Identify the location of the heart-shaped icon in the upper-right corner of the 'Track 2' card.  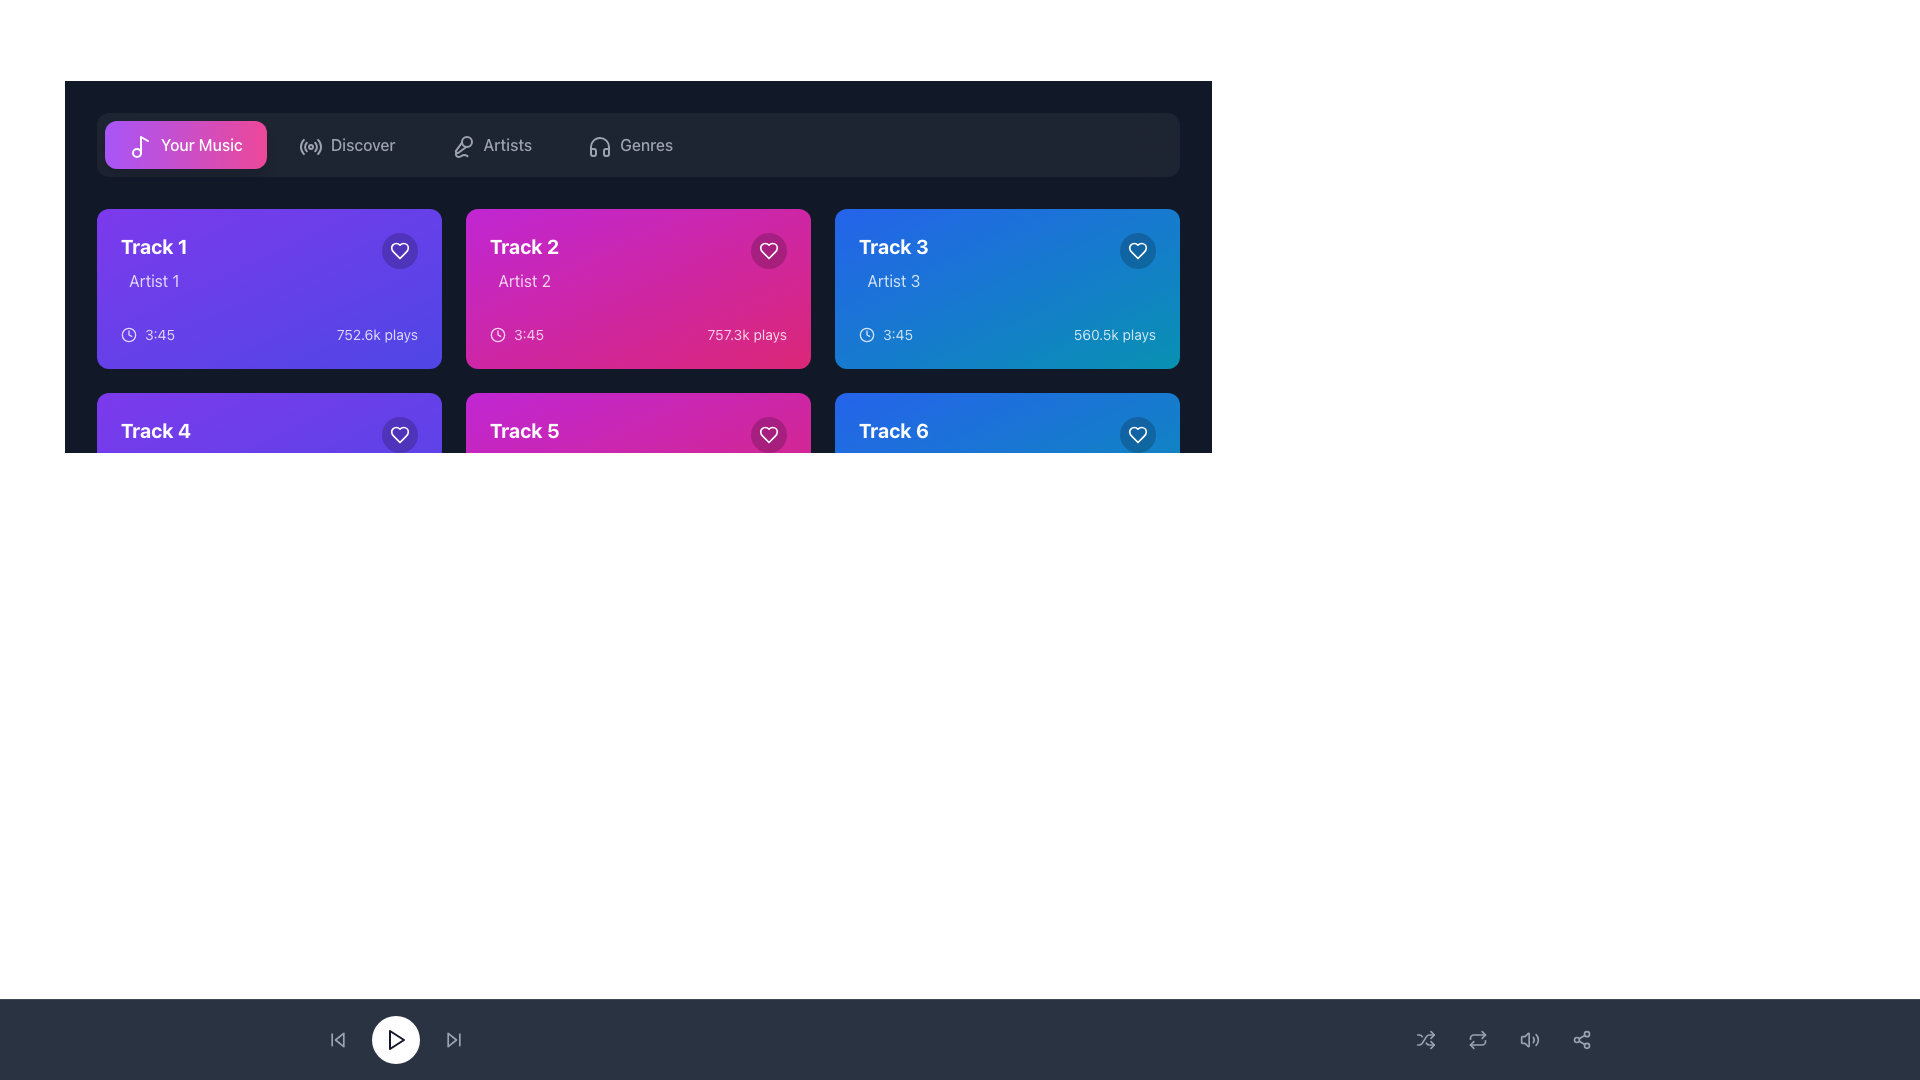
(767, 249).